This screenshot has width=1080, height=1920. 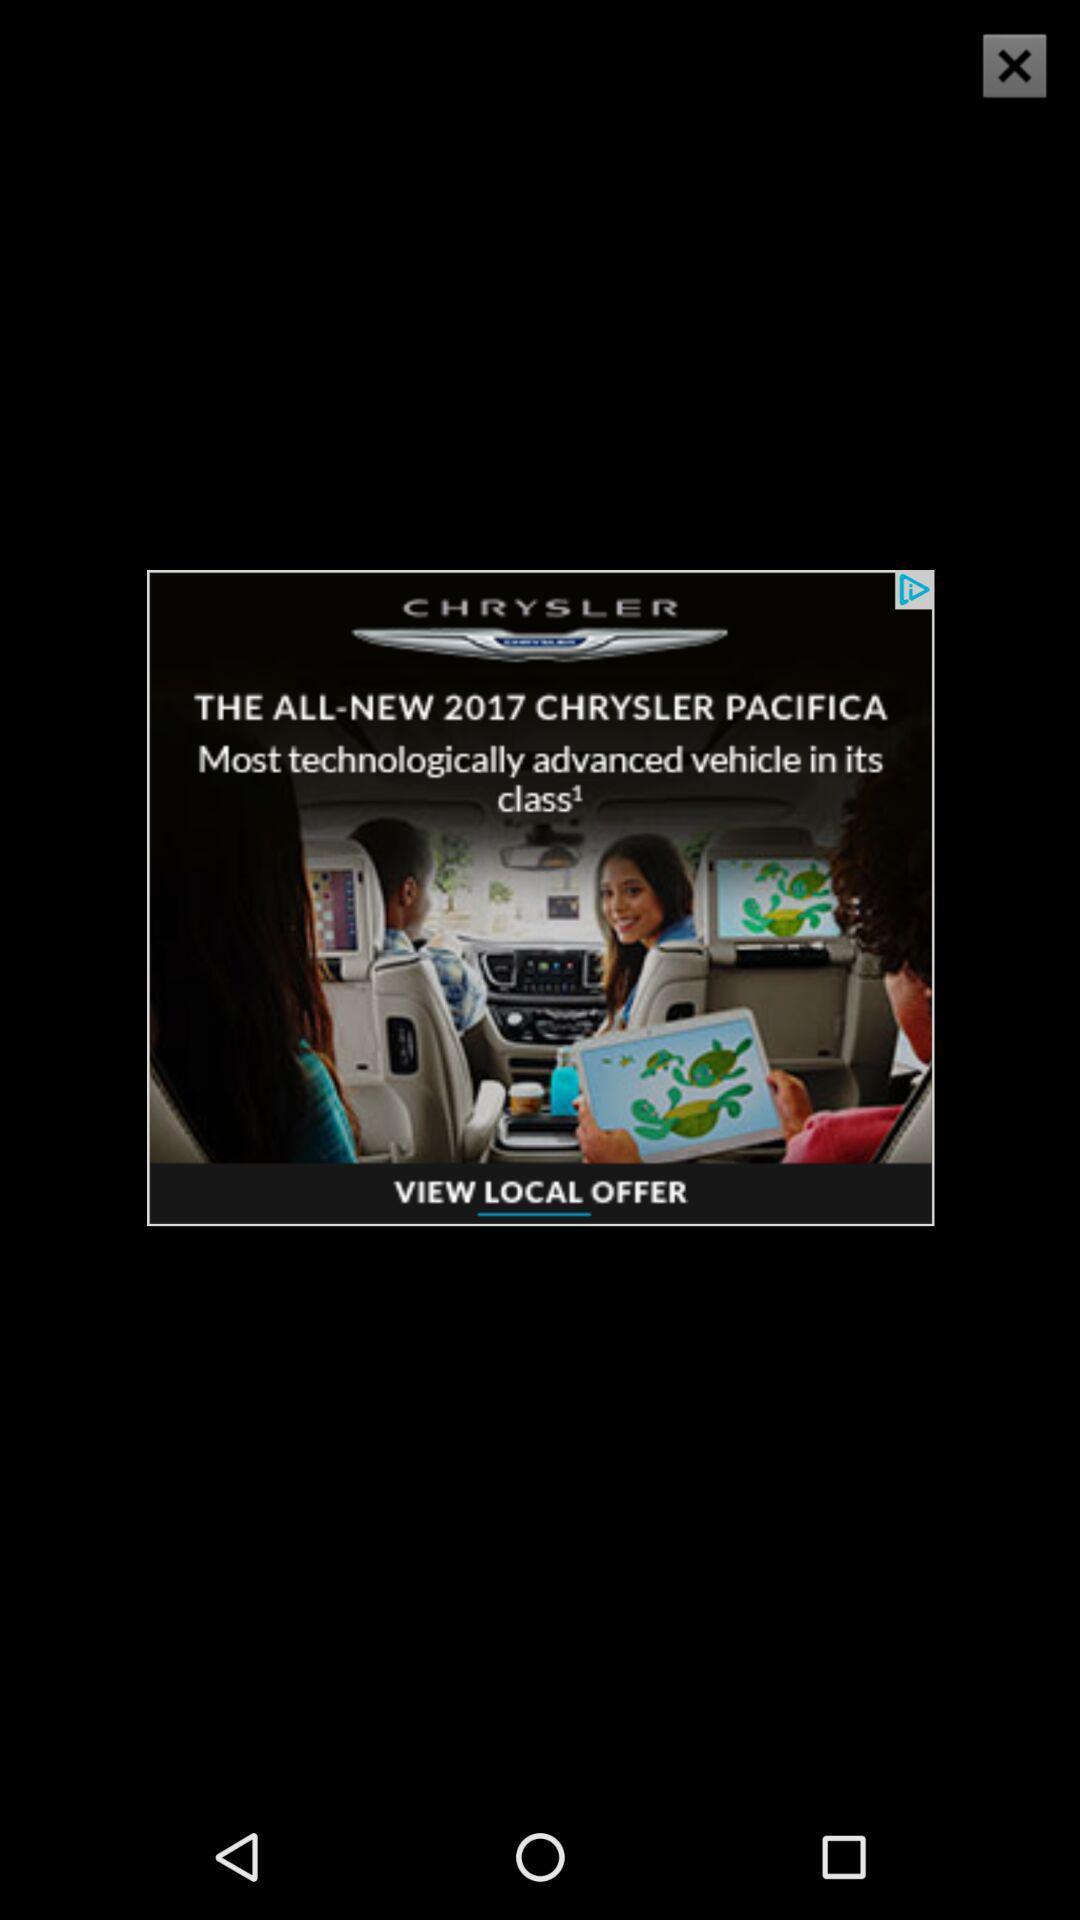 I want to click on the close icon, so click(x=1014, y=70).